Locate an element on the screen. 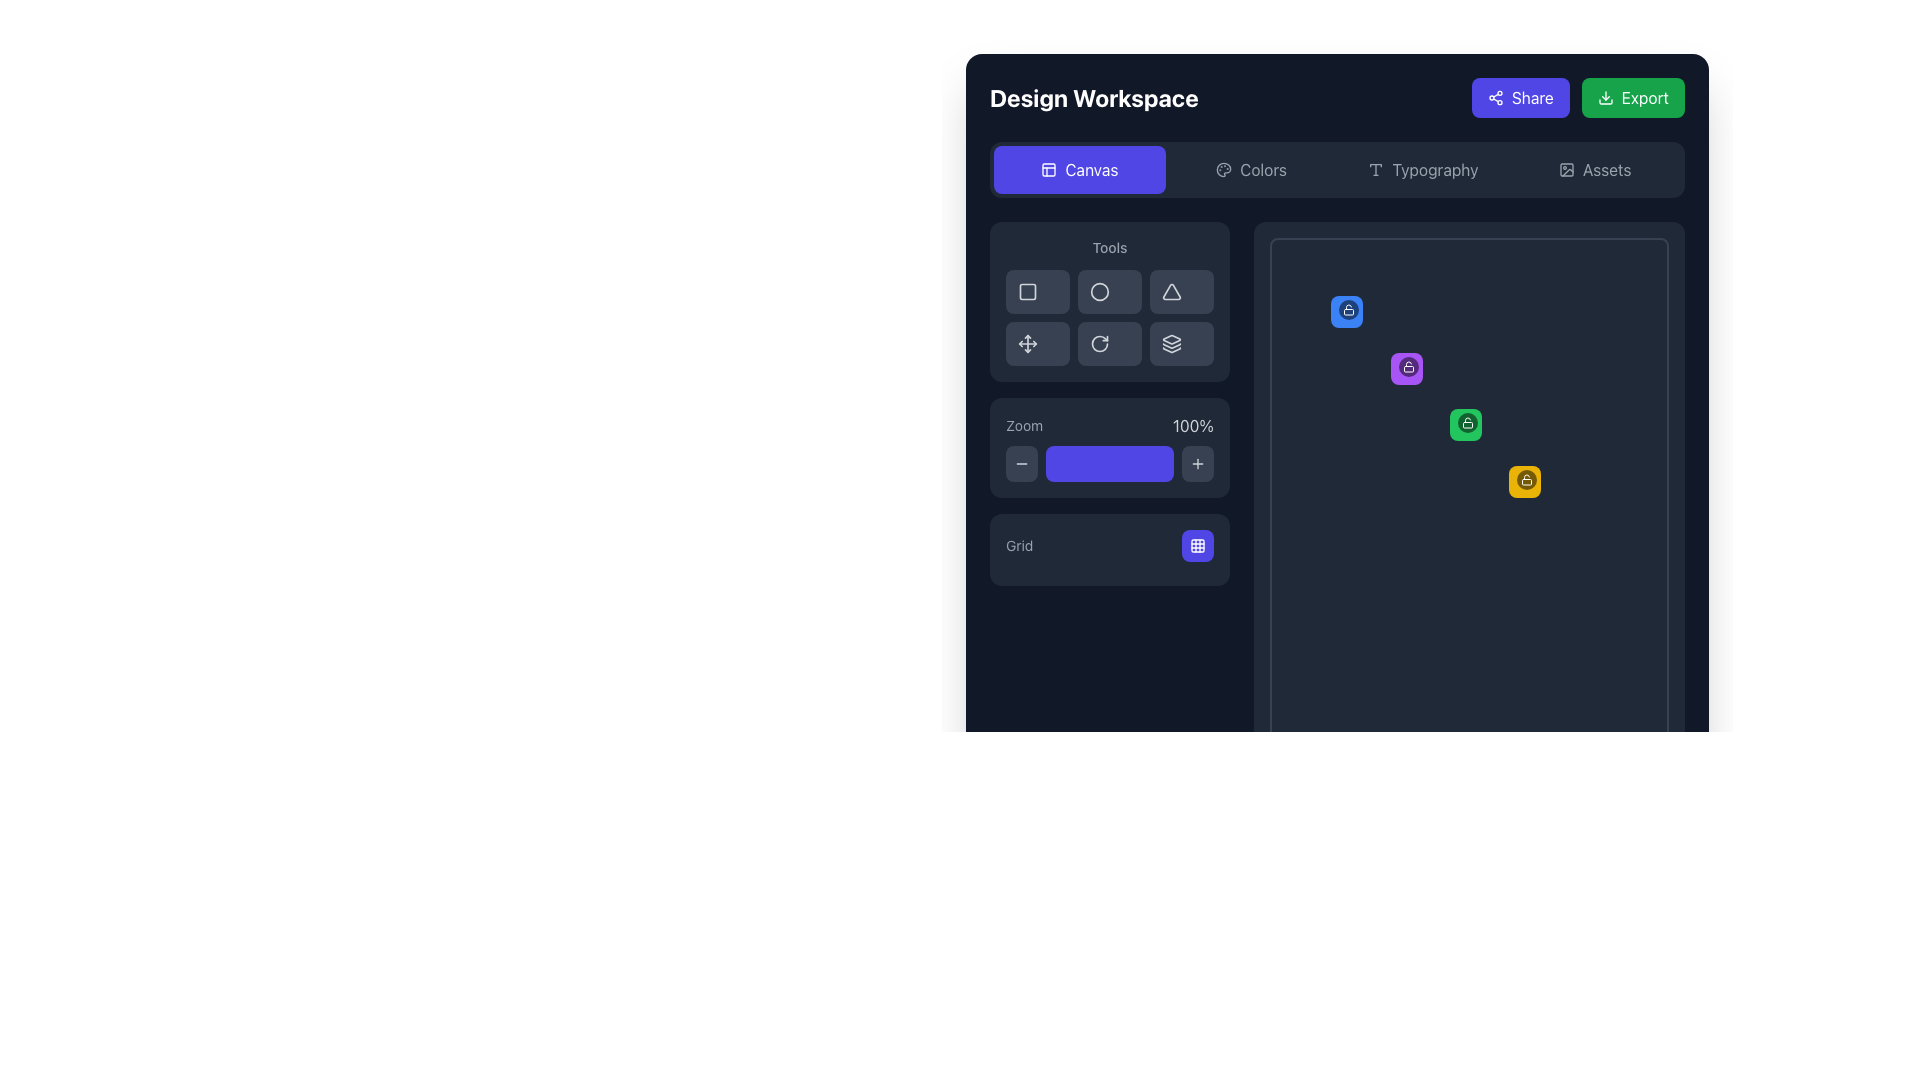 The image size is (1920, 1080). the text label displaying '100%' in light gray color, located within the 'Zoom' panel to the right of the purple slider control is located at coordinates (1193, 424).